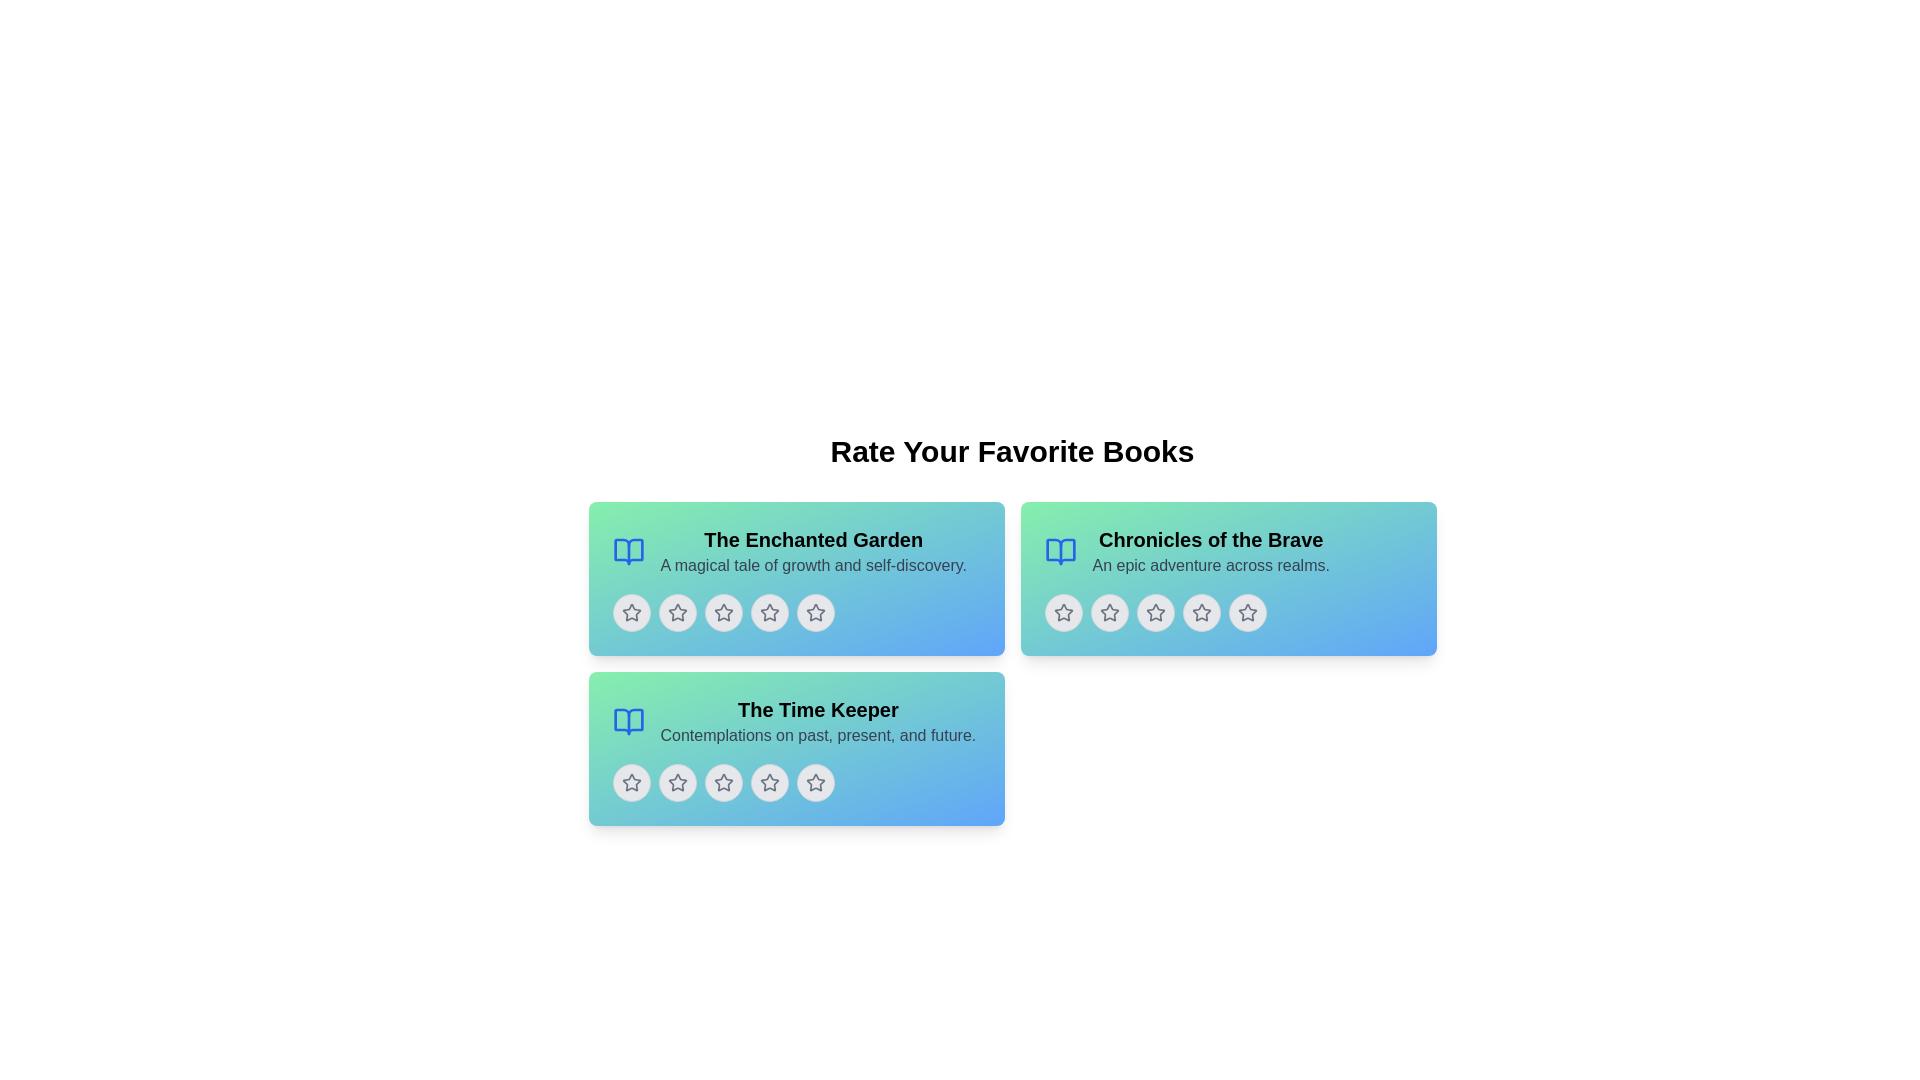  What do you see at coordinates (813, 540) in the screenshot?
I see `title text label located at the upper-left part of the card component, which precedes the subtitle 'A magical tale of growth and self-discovery.'` at bounding box center [813, 540].